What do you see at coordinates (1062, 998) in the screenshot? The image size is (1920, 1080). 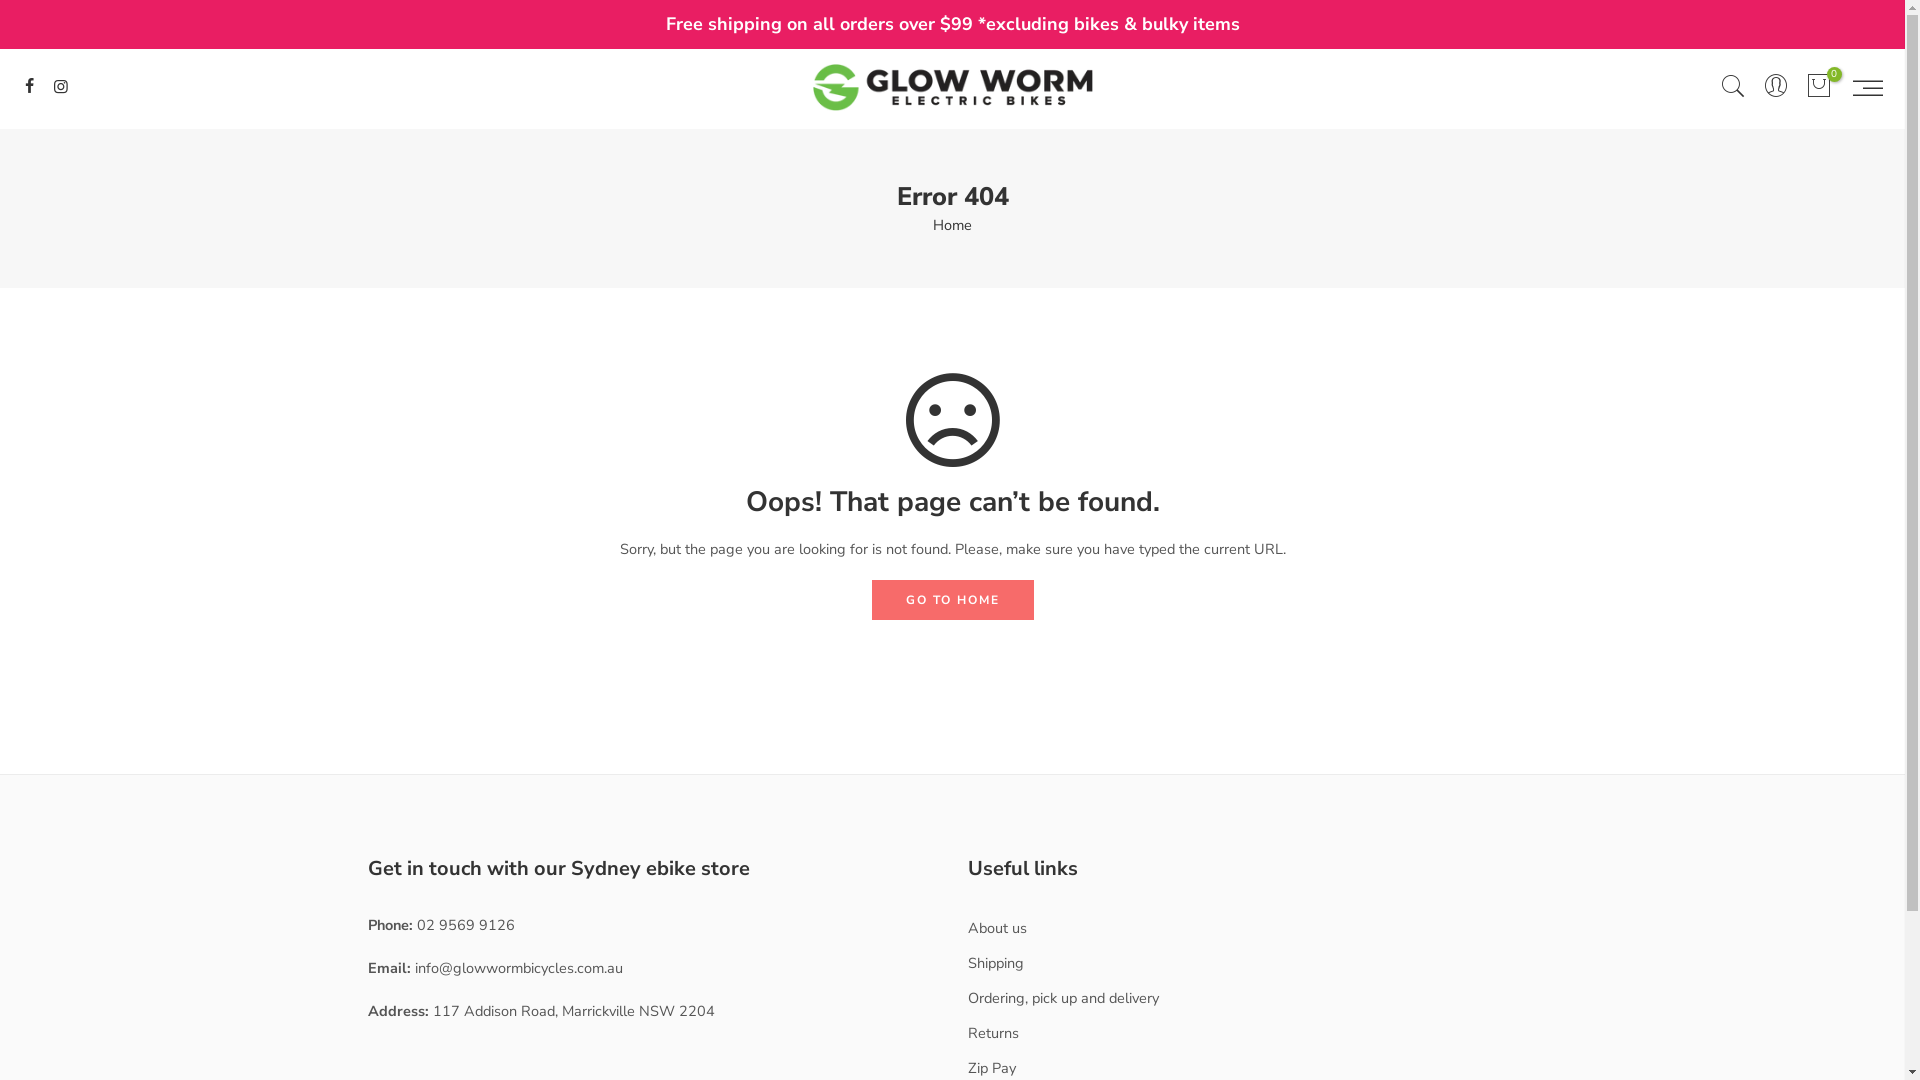 I see `'Ordering, pick up and delivery'` at bounding box center [1062, 998].